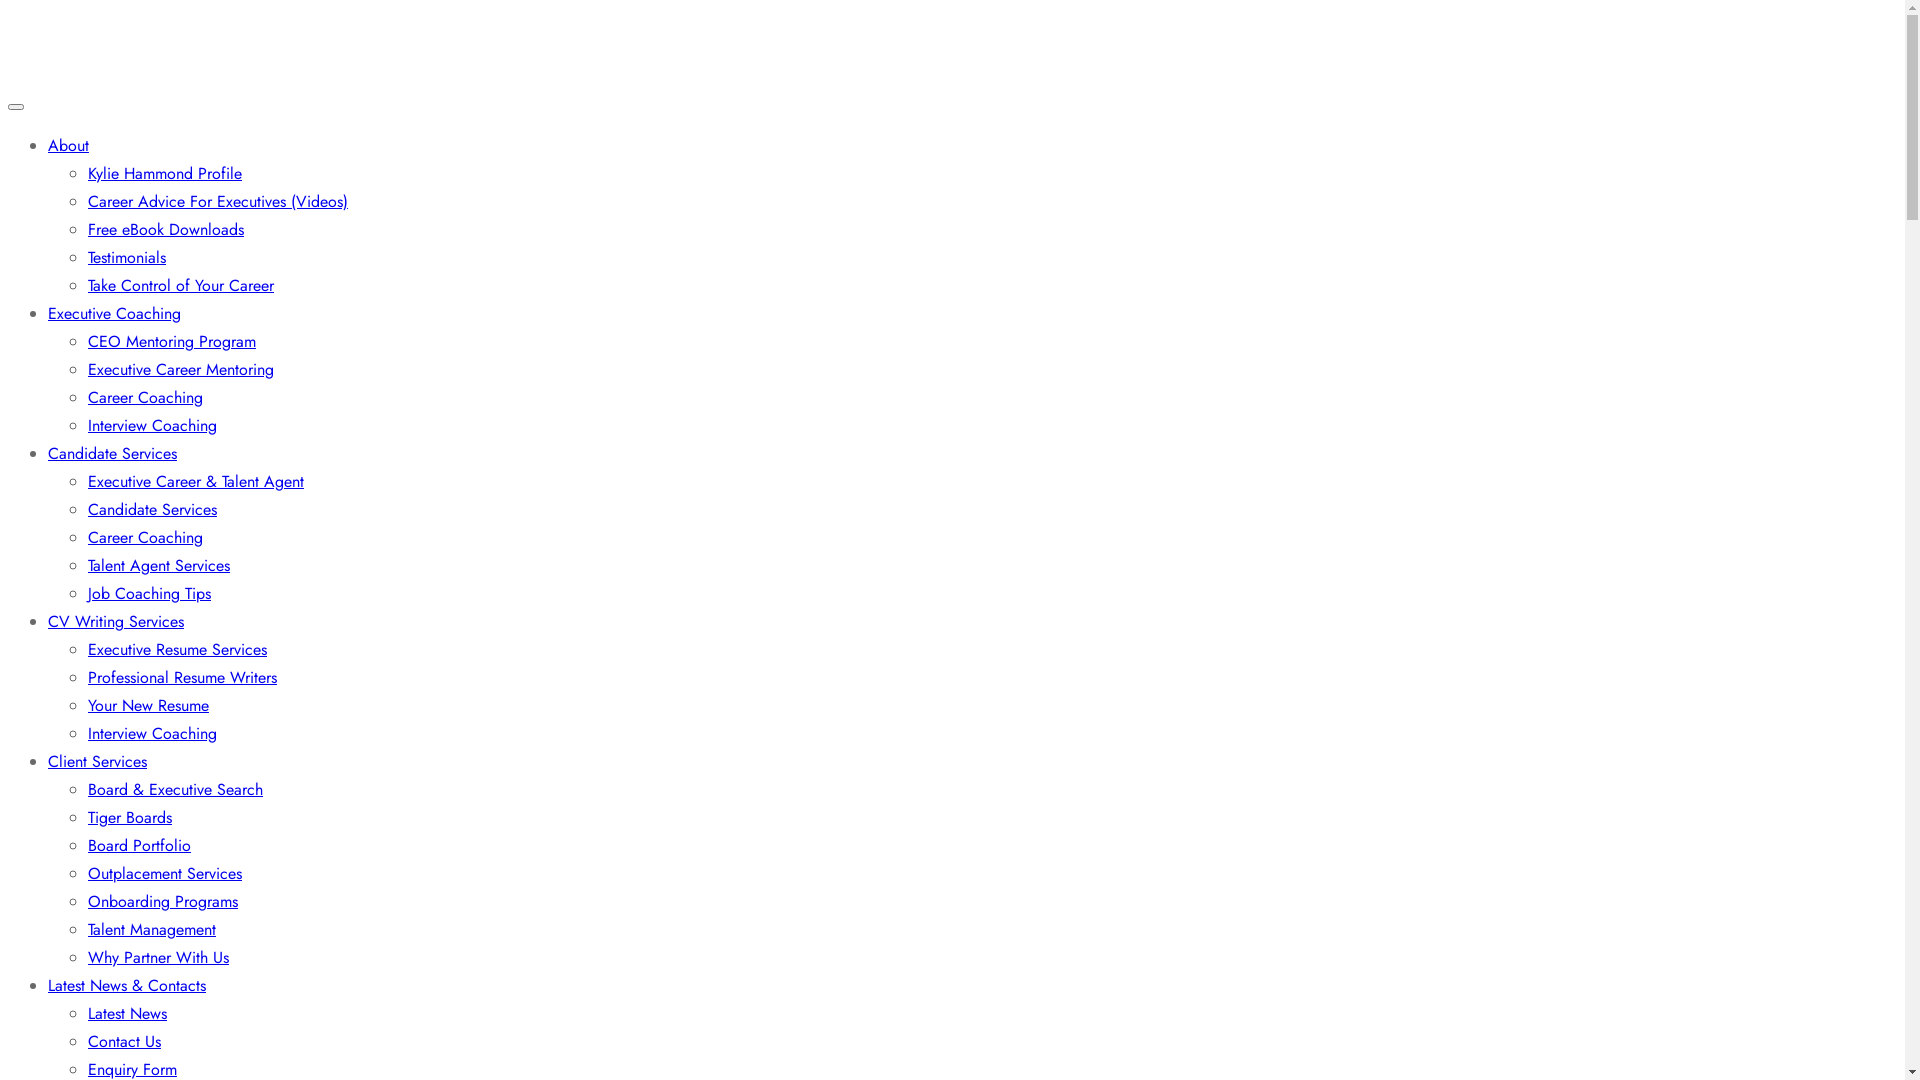 The image size is (1920, 1080). What do you see at coordinates (138, 845) in the screenshot?
I see `'Board Portfolio'` at bounding box center [138, 845].